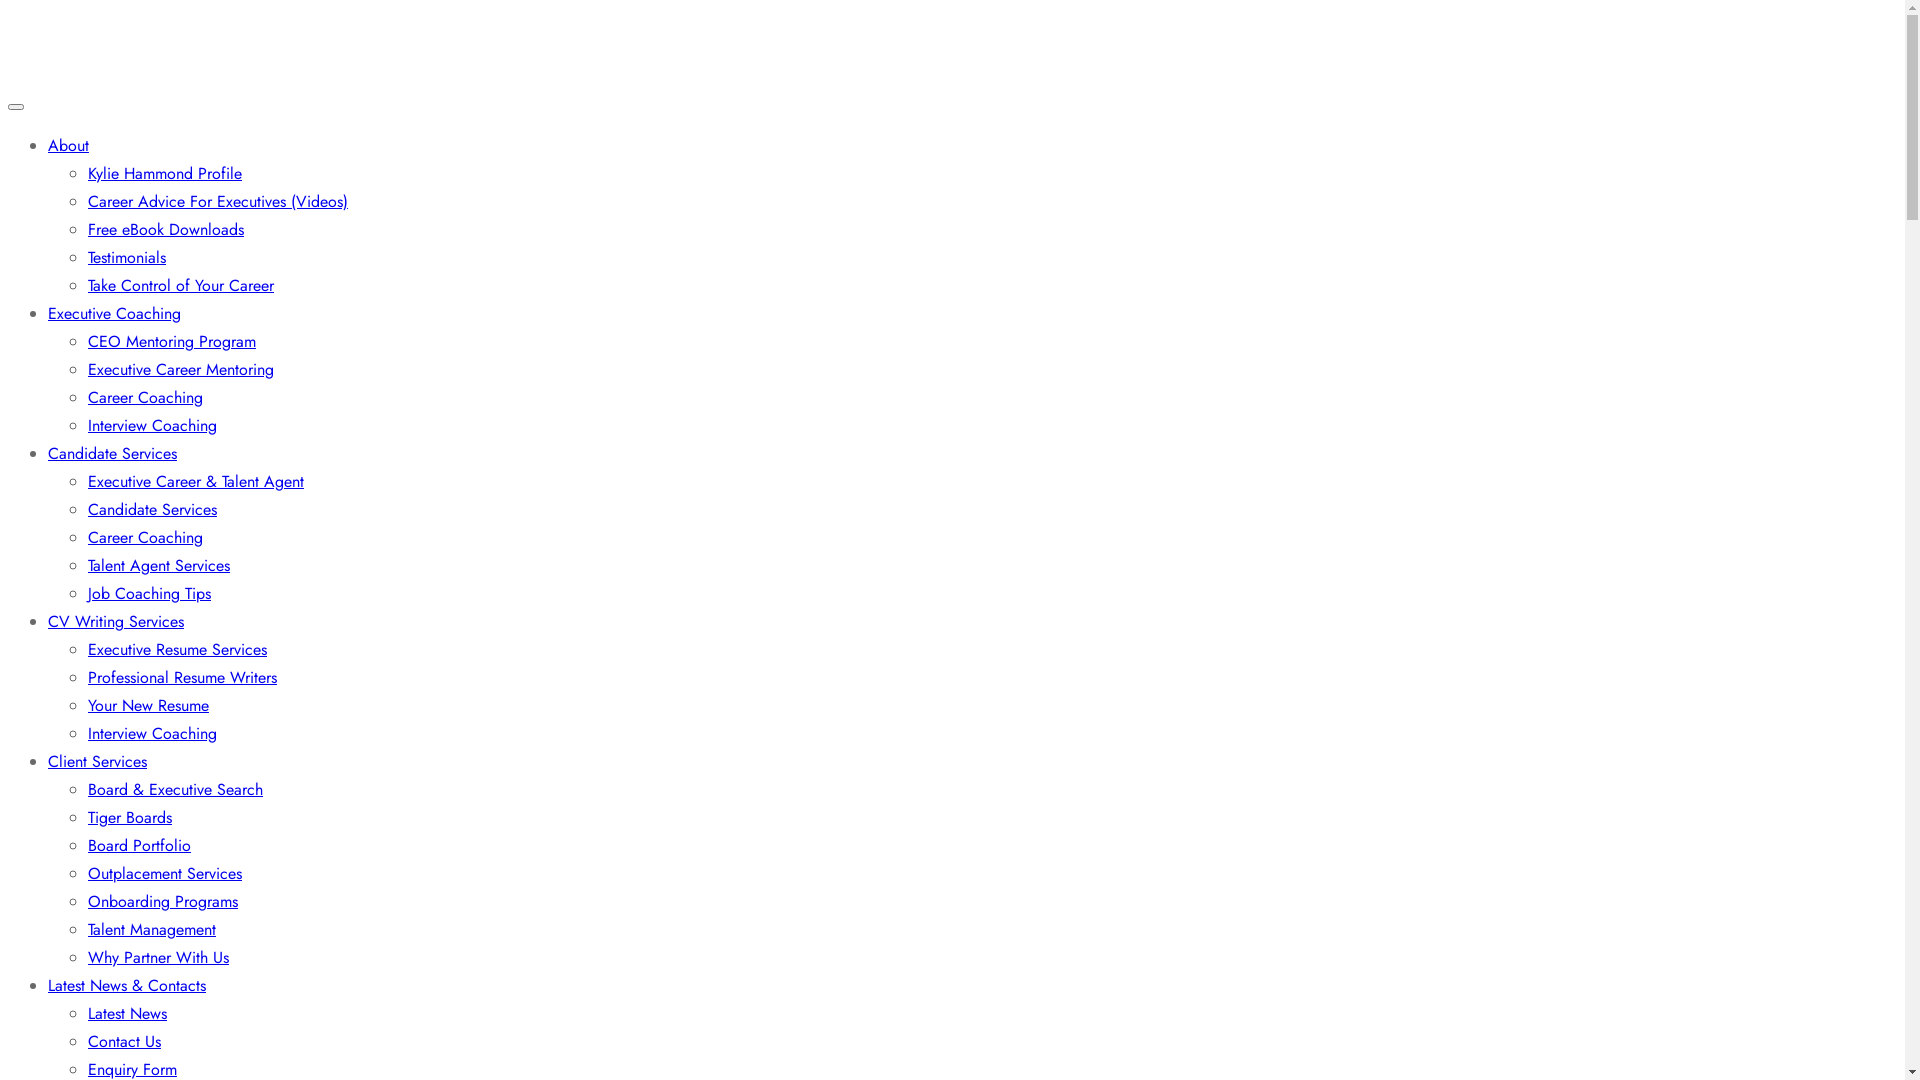 The image size is (1920, 1080). What do you see at coordinates (138, 845) in the screenshot?
I see `'Board Portfolio'` at bounding box center [138, 845].